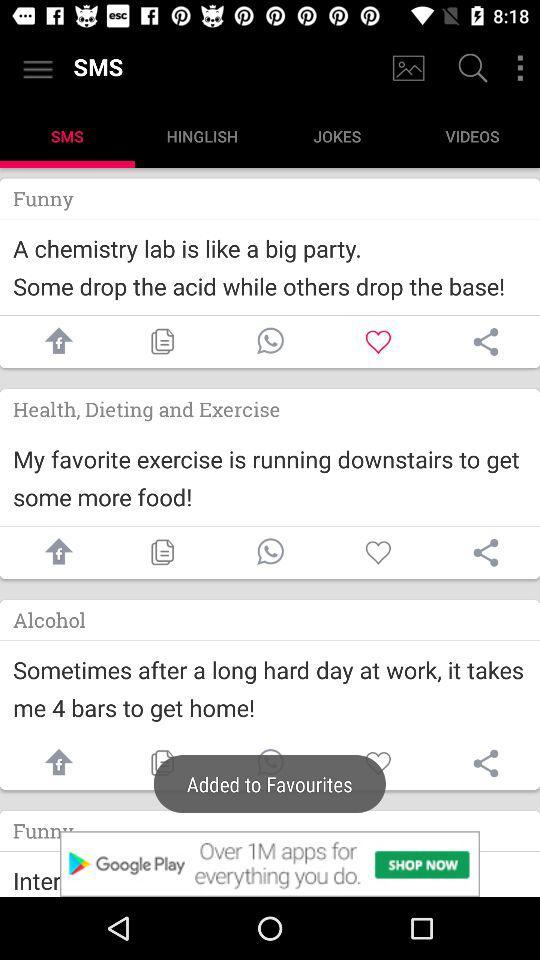 The height and width of the screenshot is (960, 540). Describe the element at coordinates (161, 552) in the screenshot. I see `copy button` at that location.